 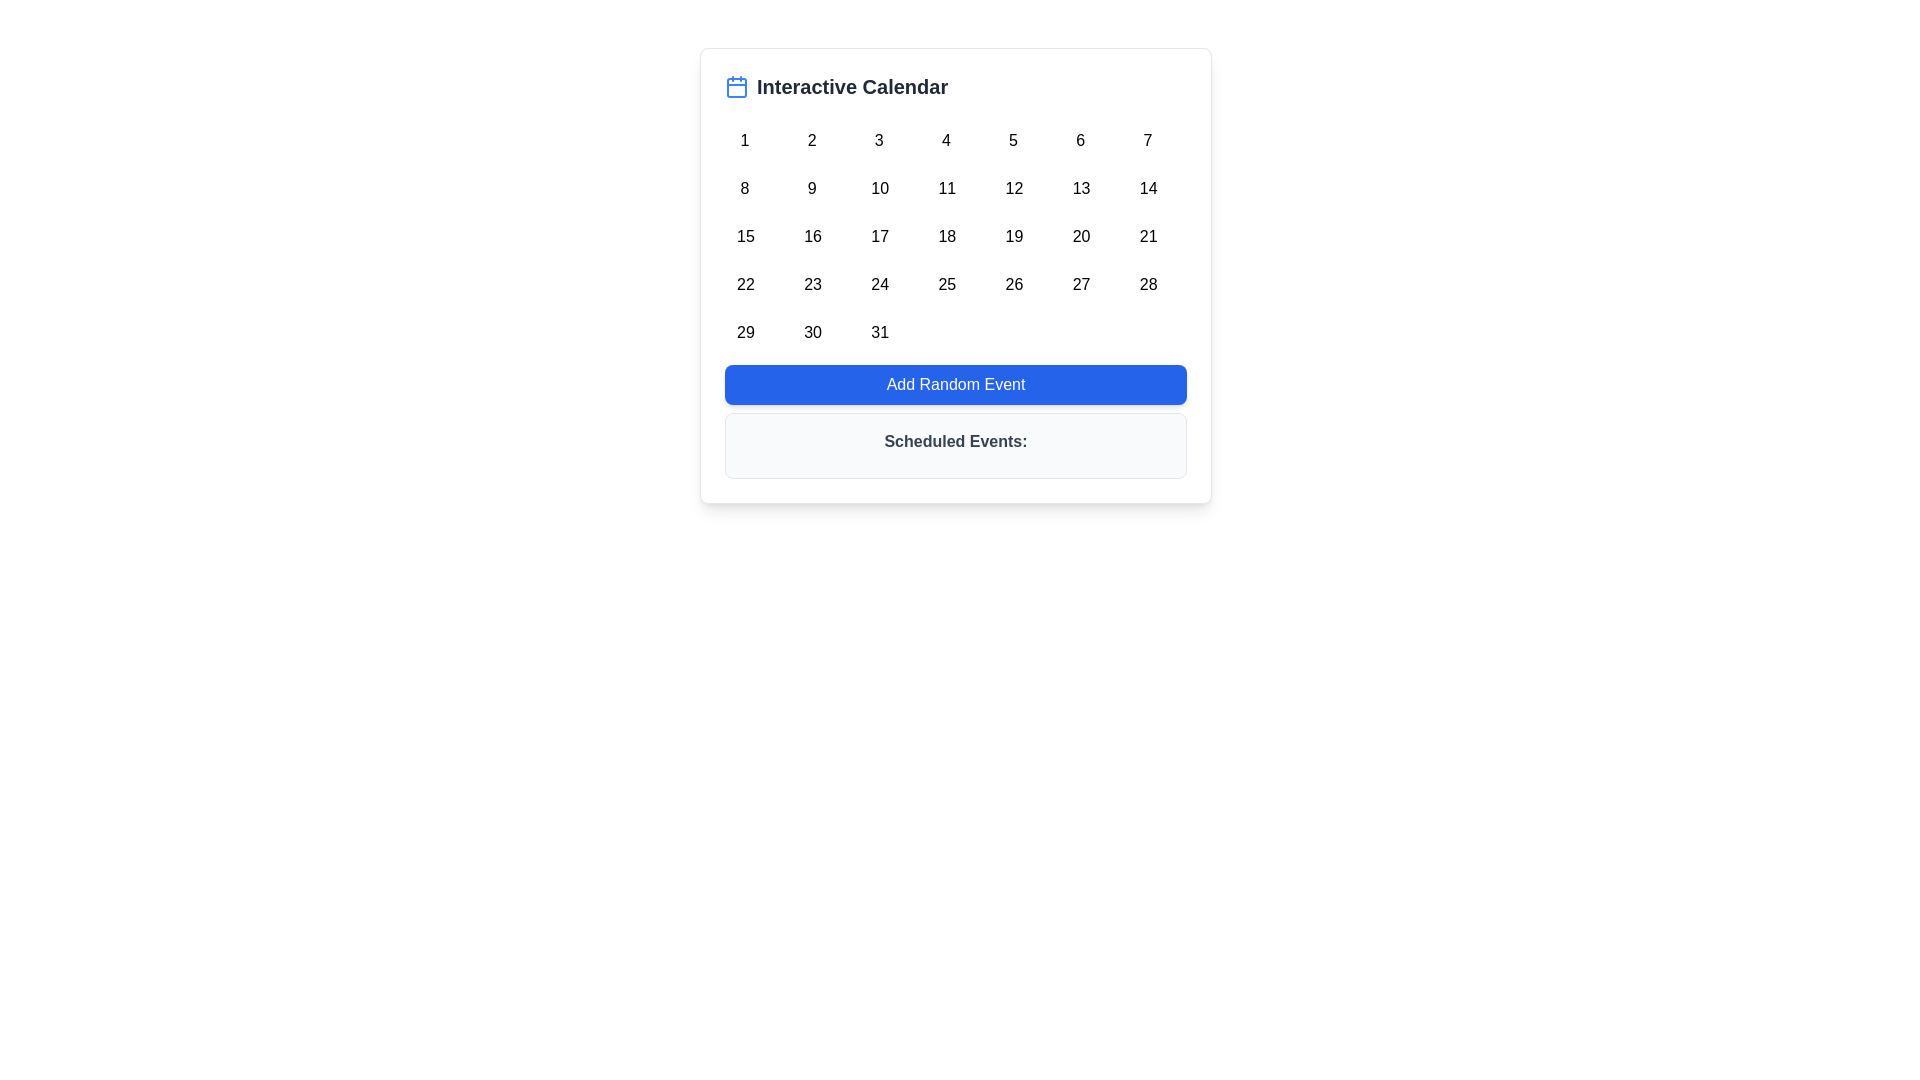 I want to click on the 26th day button in the interactive calendar, so click(x=1013, y=281).